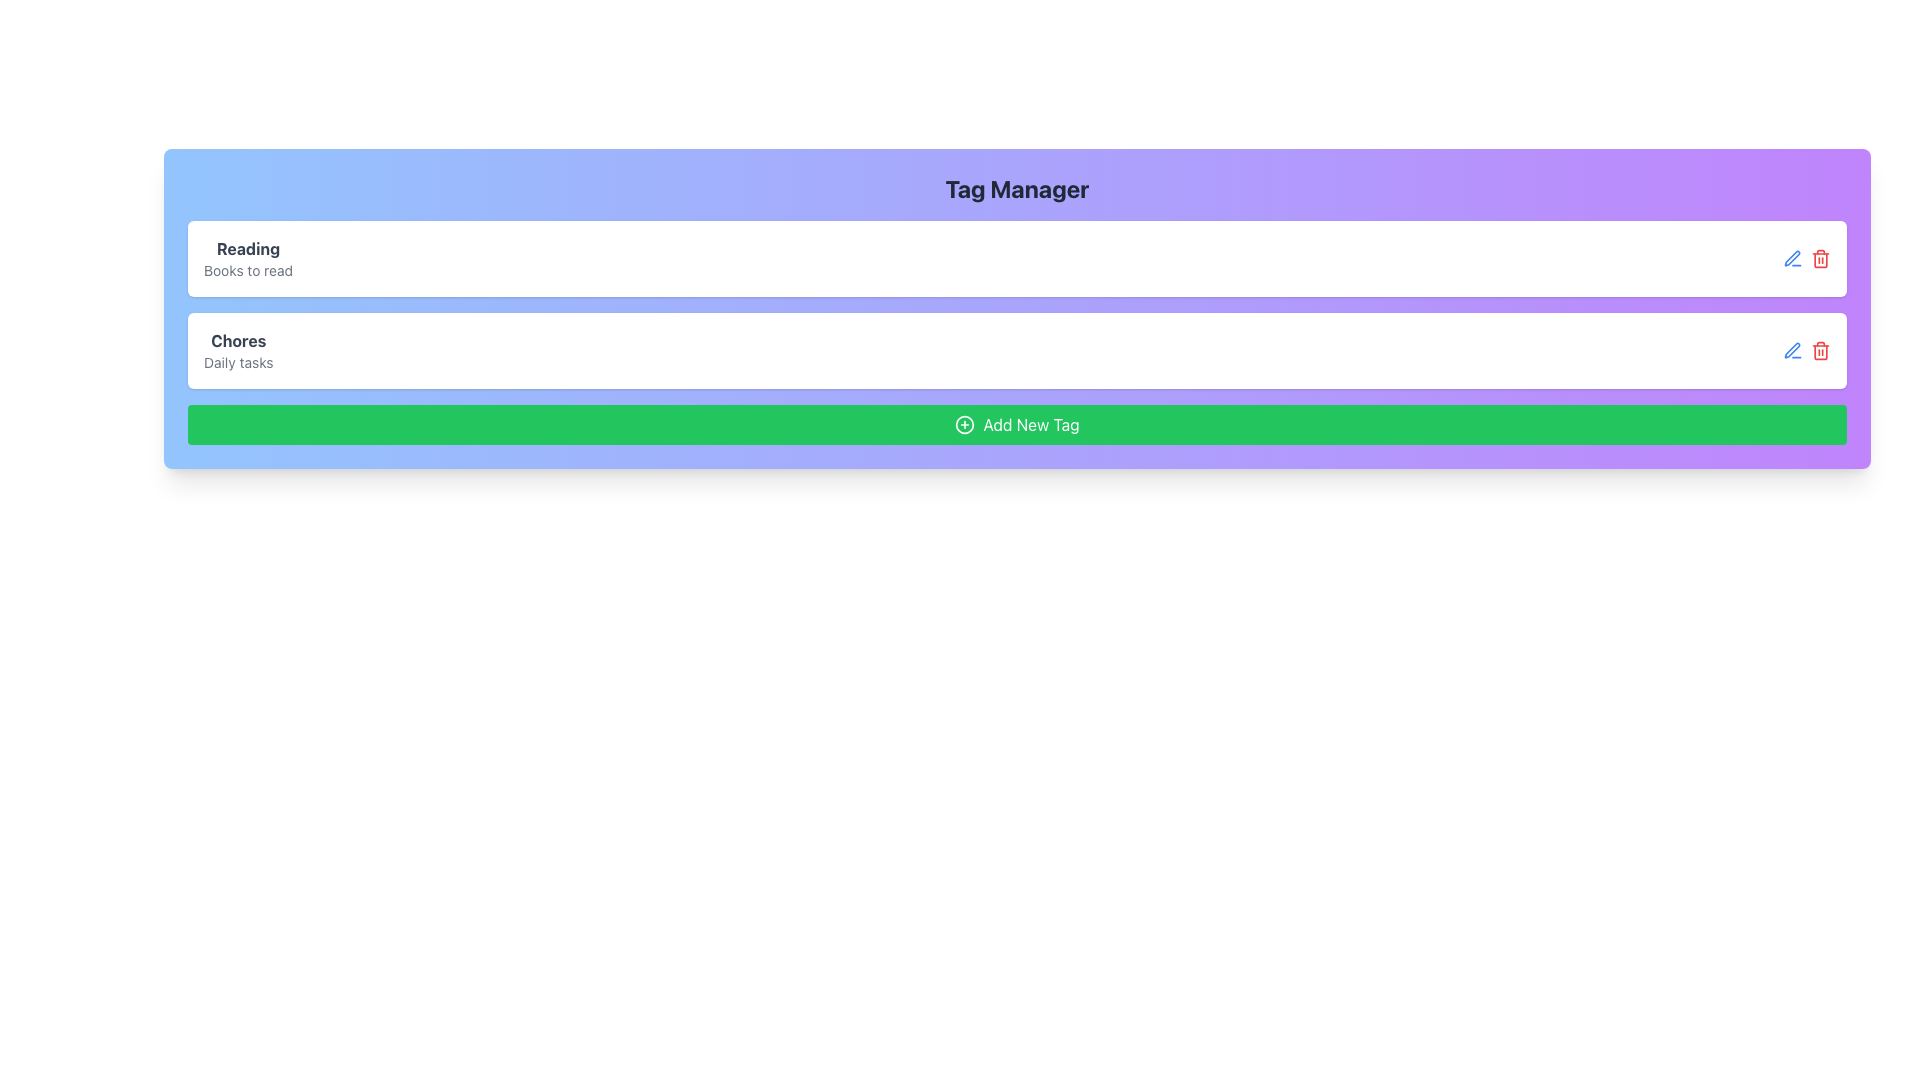 Image resolution: width=1920 pixels, height=1080 pixels. Describe the element at coordinates (247, 257) in the screenshot. I see `the label containing the text 'Reading' and its subtext 'Books to read', which is the topmost item in a list inside a white rounded rectangle in the 'Tag Manager' section` at that location.